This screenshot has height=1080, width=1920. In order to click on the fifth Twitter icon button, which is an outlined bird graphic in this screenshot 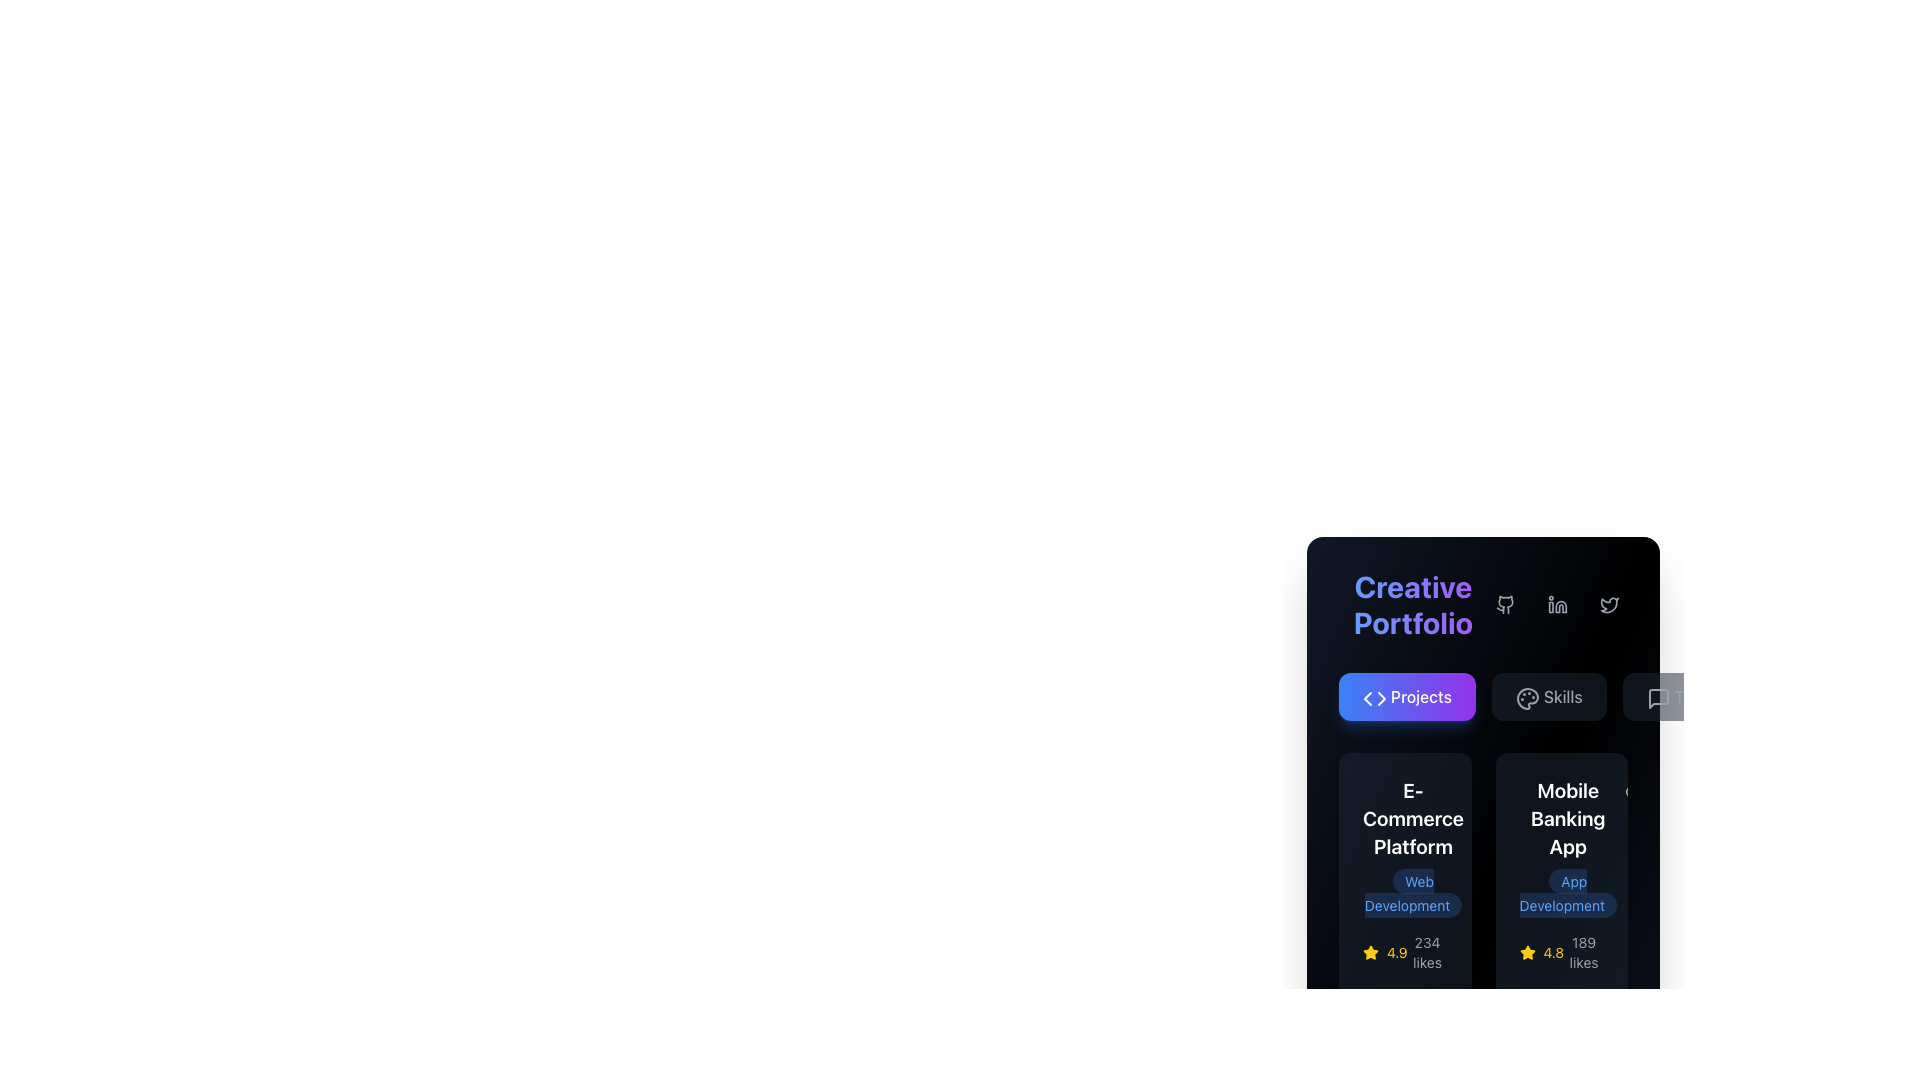, I will do `click(1609, 604)`.